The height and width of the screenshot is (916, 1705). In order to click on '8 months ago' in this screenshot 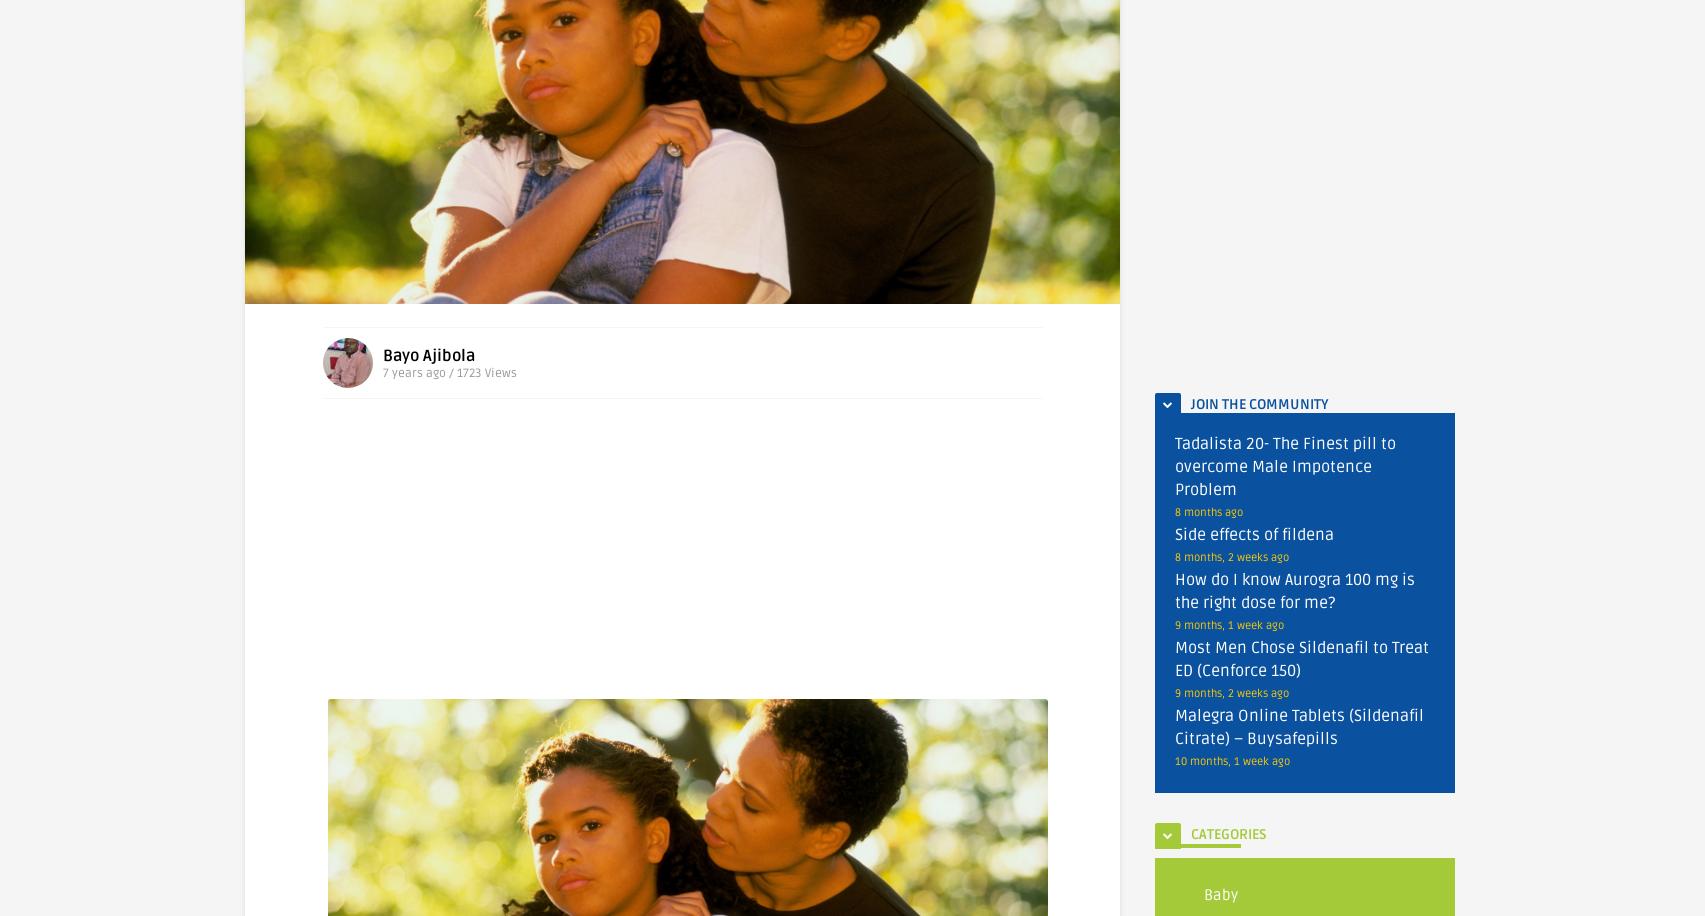, I will do `click(1209, 512)`.